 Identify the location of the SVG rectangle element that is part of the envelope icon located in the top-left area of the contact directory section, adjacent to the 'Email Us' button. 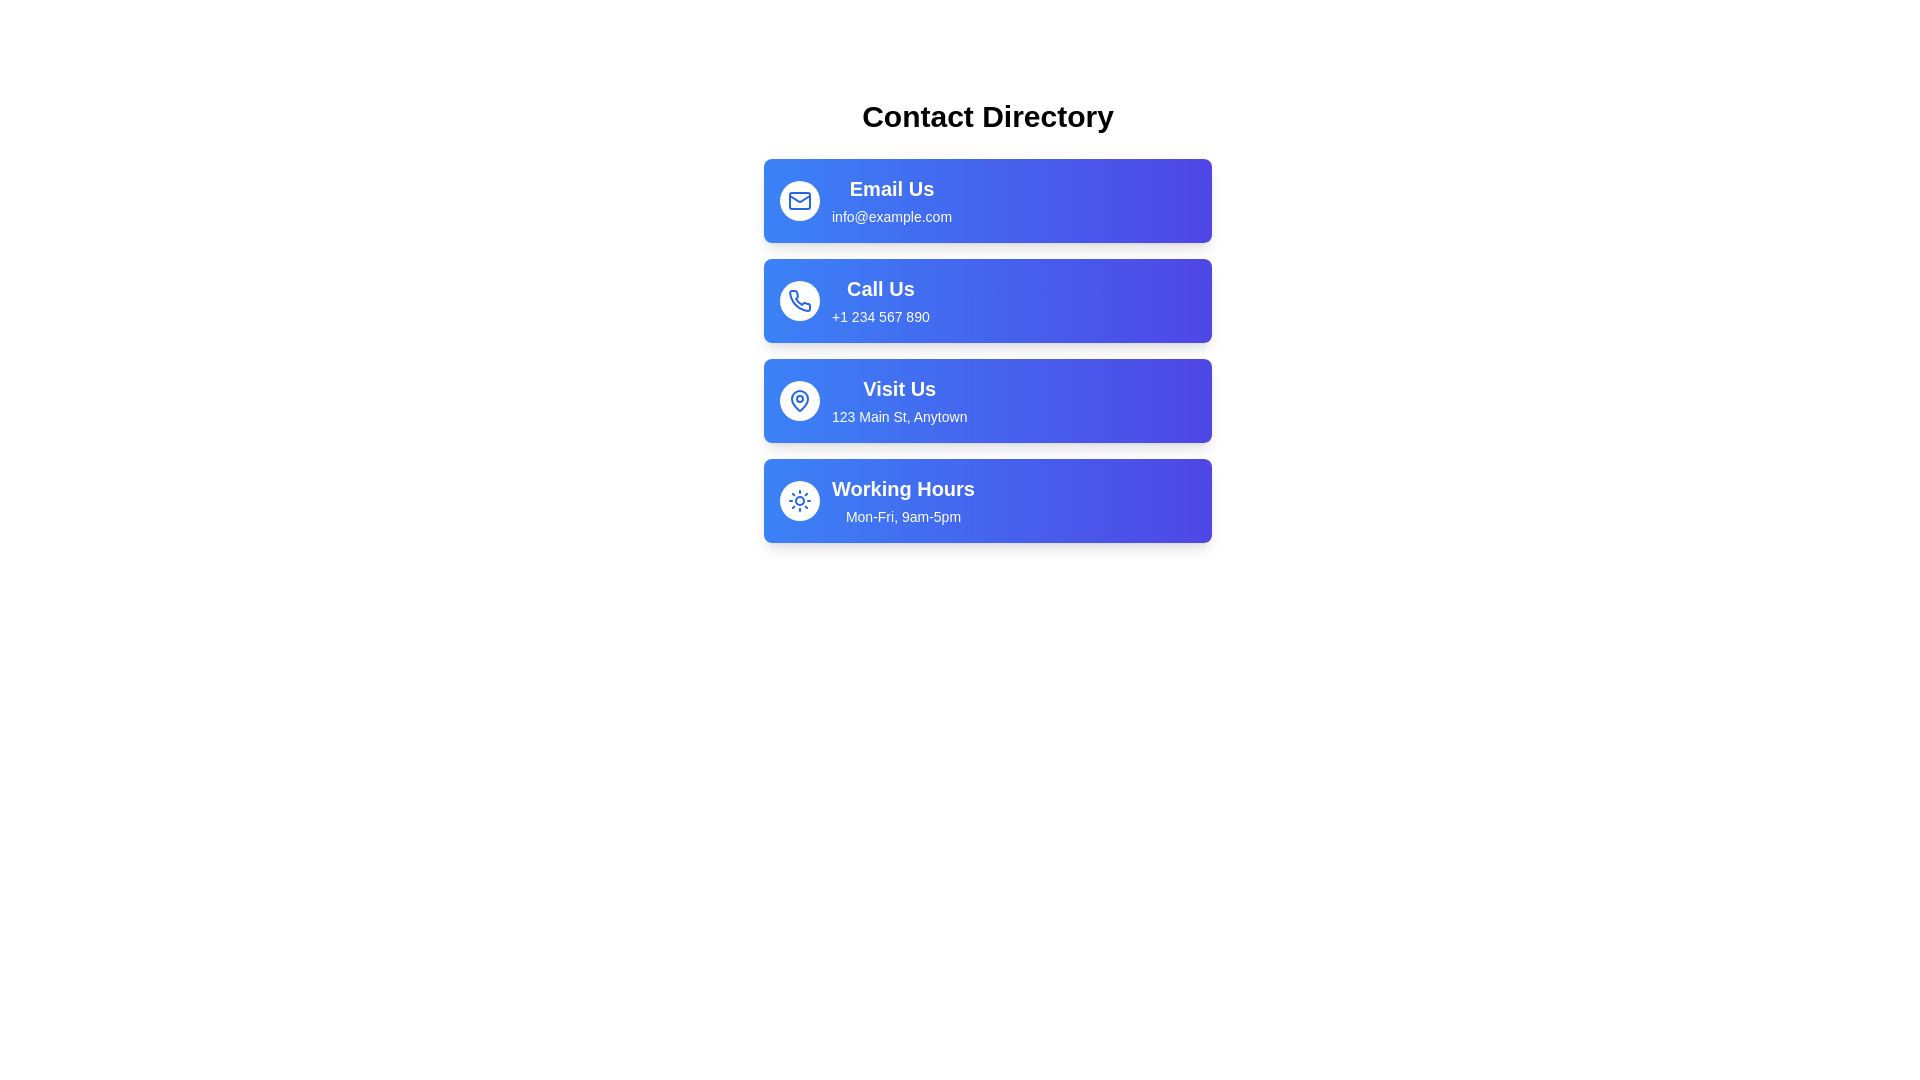
(800, 200).